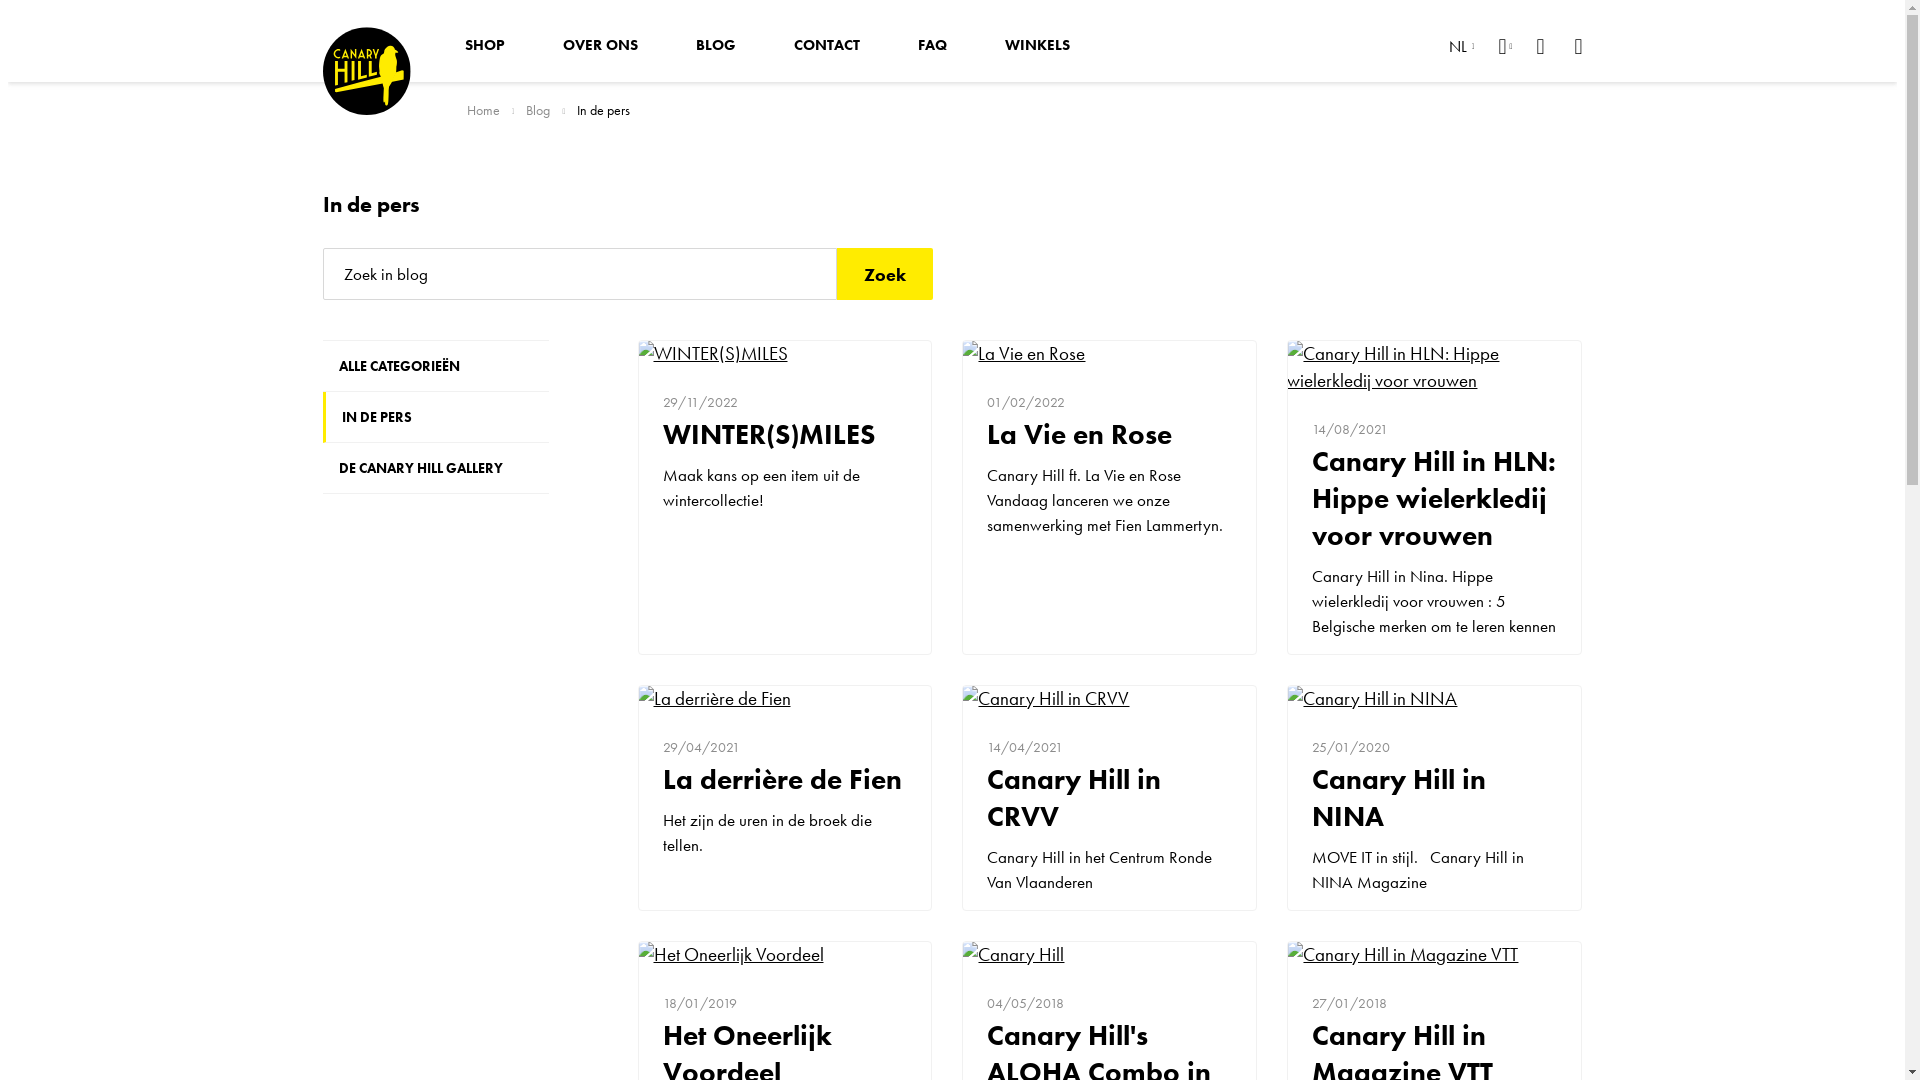 Image resolution: width=1920 pixels, height=1080 pixels. Describe the element at coordinates (987, 797) in the screenshot. I see `'Canary Hill in CRVV'` at that location.